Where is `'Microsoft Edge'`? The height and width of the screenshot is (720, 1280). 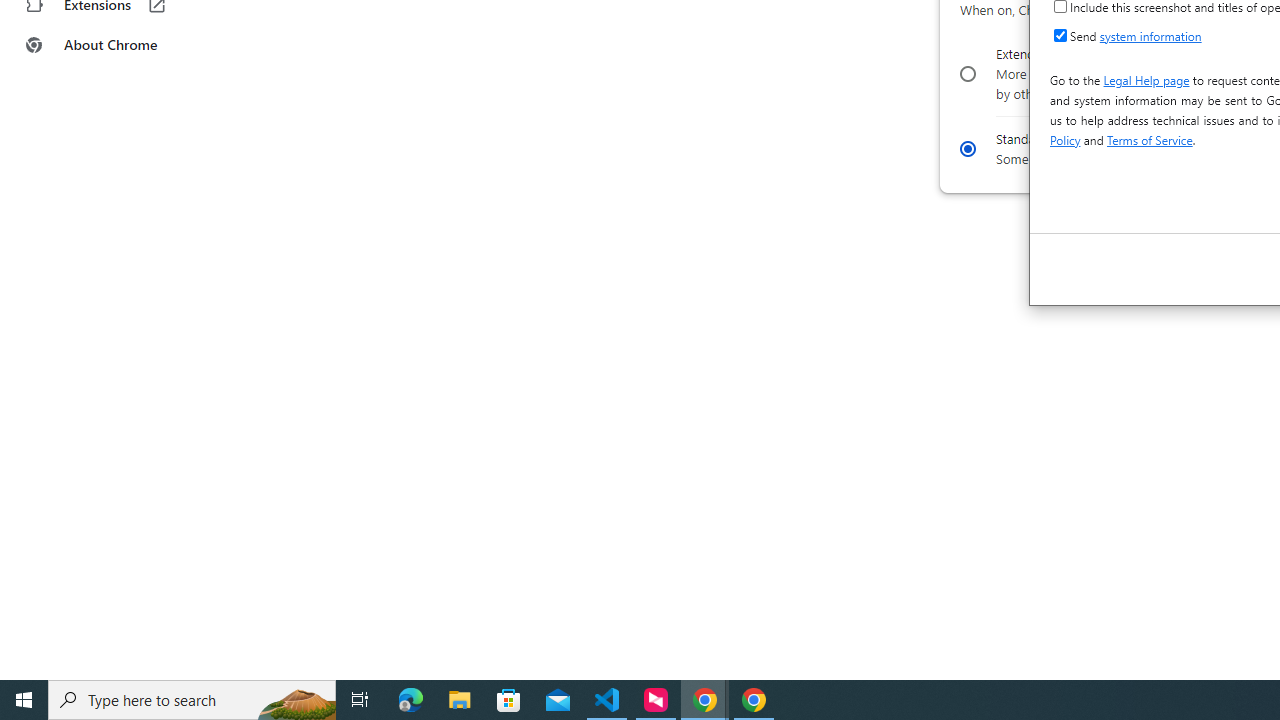
'Microsoft Edge' is located at coordinates (410, 698).